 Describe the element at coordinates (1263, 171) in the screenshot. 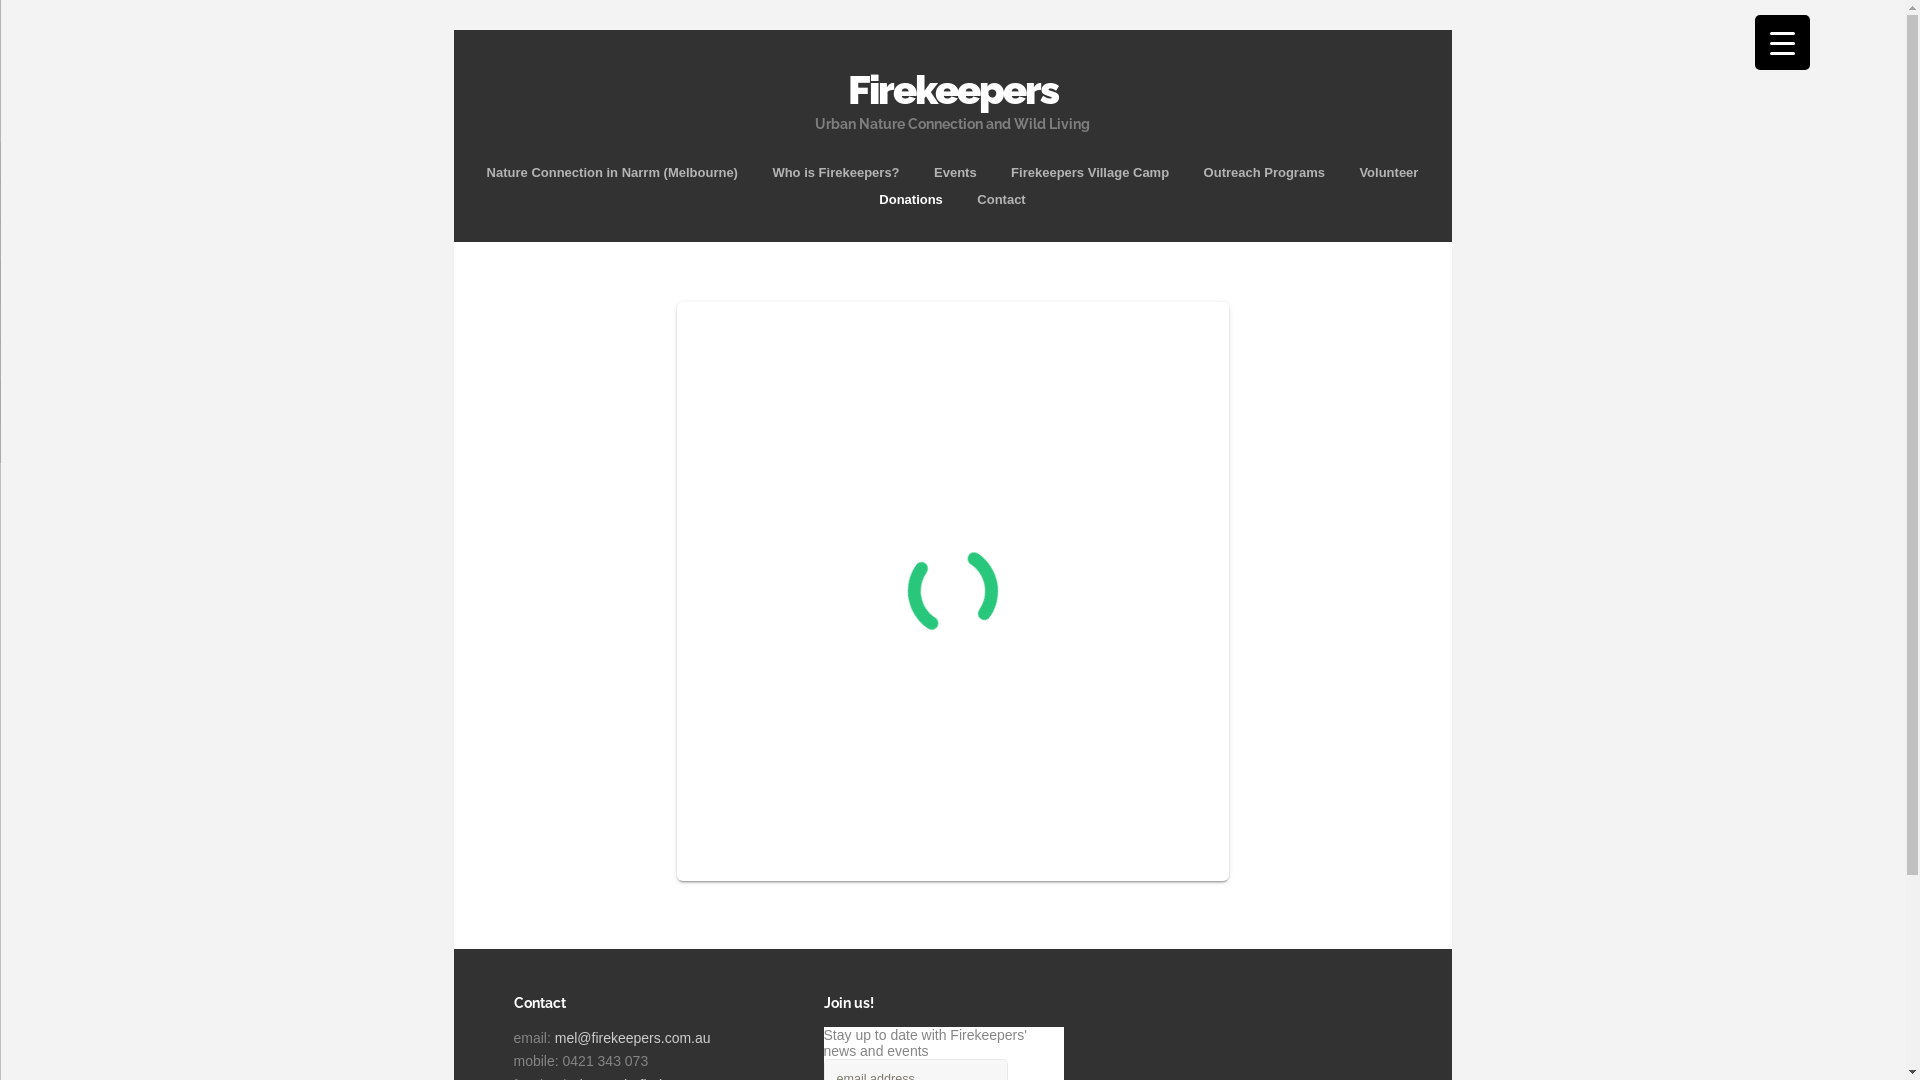

I see `'Outreach Programs'` at that location.